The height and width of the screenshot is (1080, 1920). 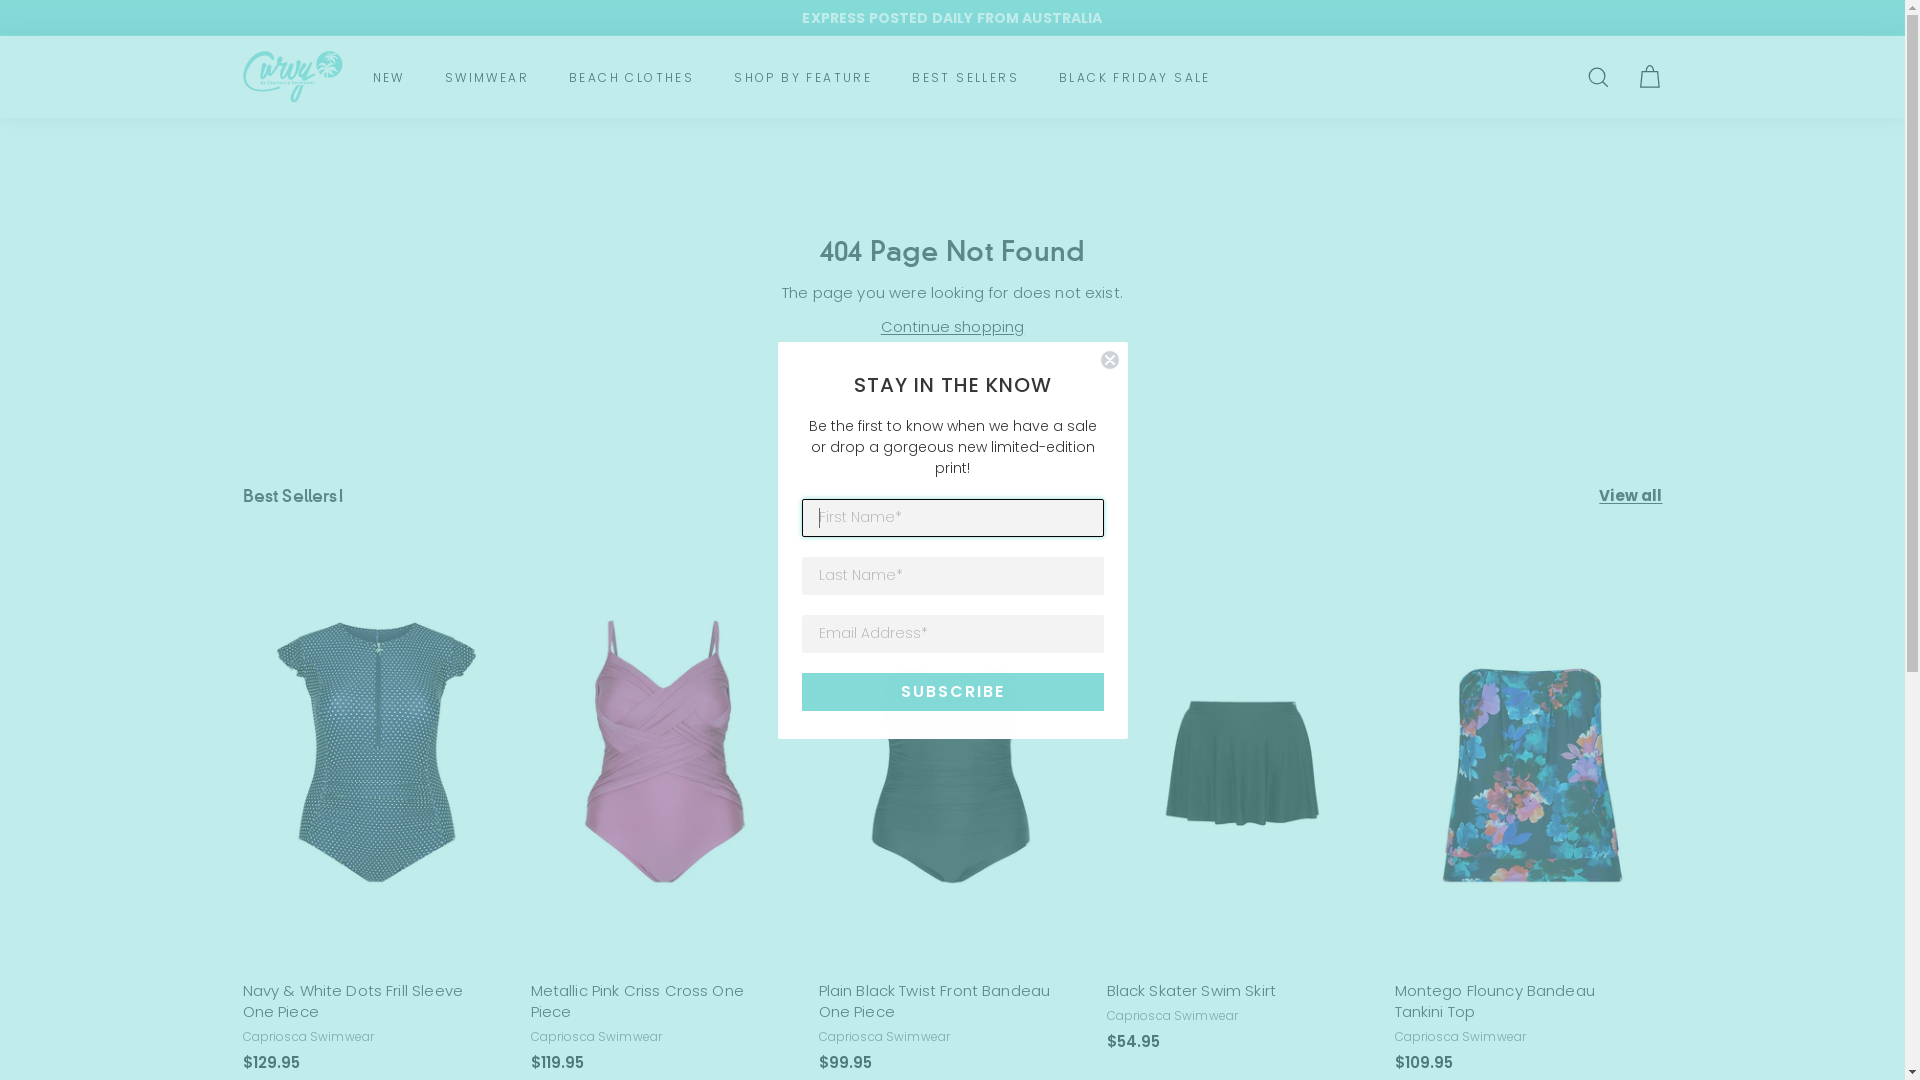 What do you see at coordinates (1038, 76) in the screenshot?
I see `'BLACK FRIDAY SALE'` at bounding box center [1038, 76].